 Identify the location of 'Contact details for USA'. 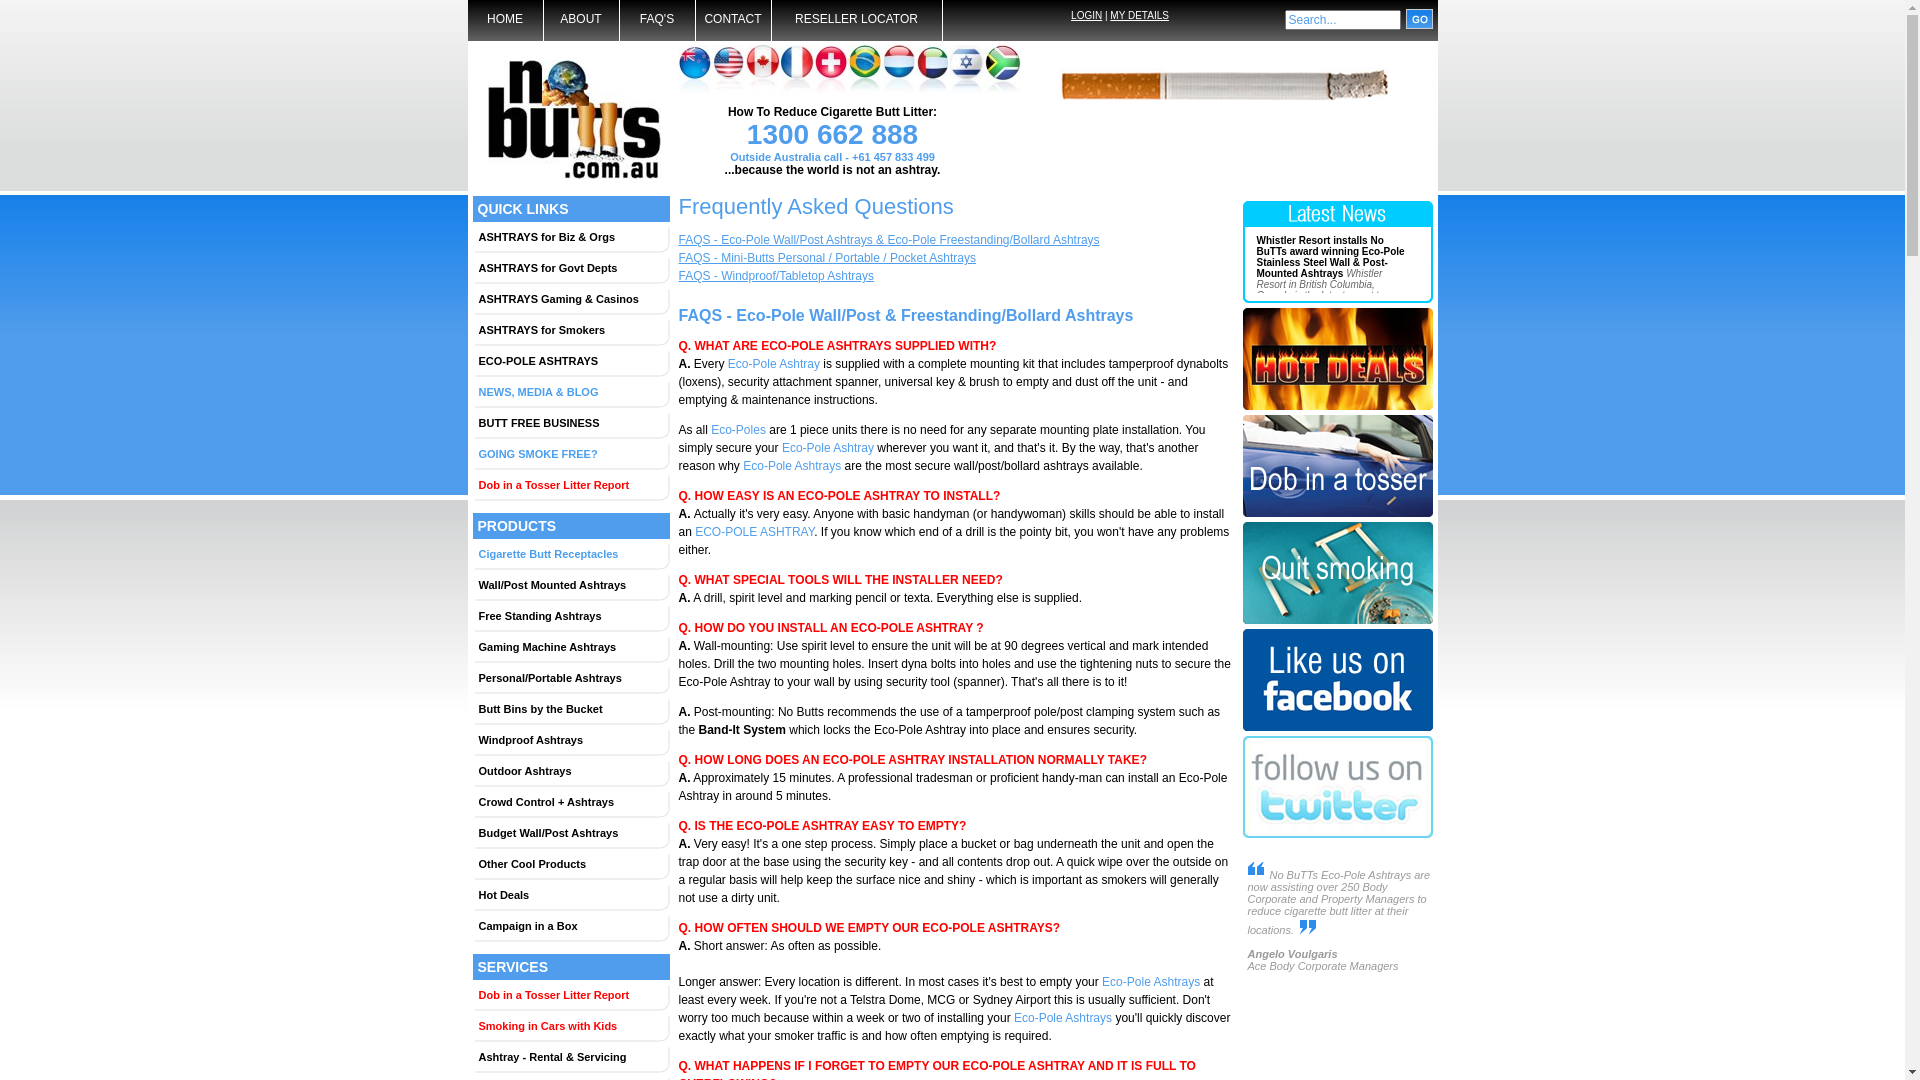
(728, 68).